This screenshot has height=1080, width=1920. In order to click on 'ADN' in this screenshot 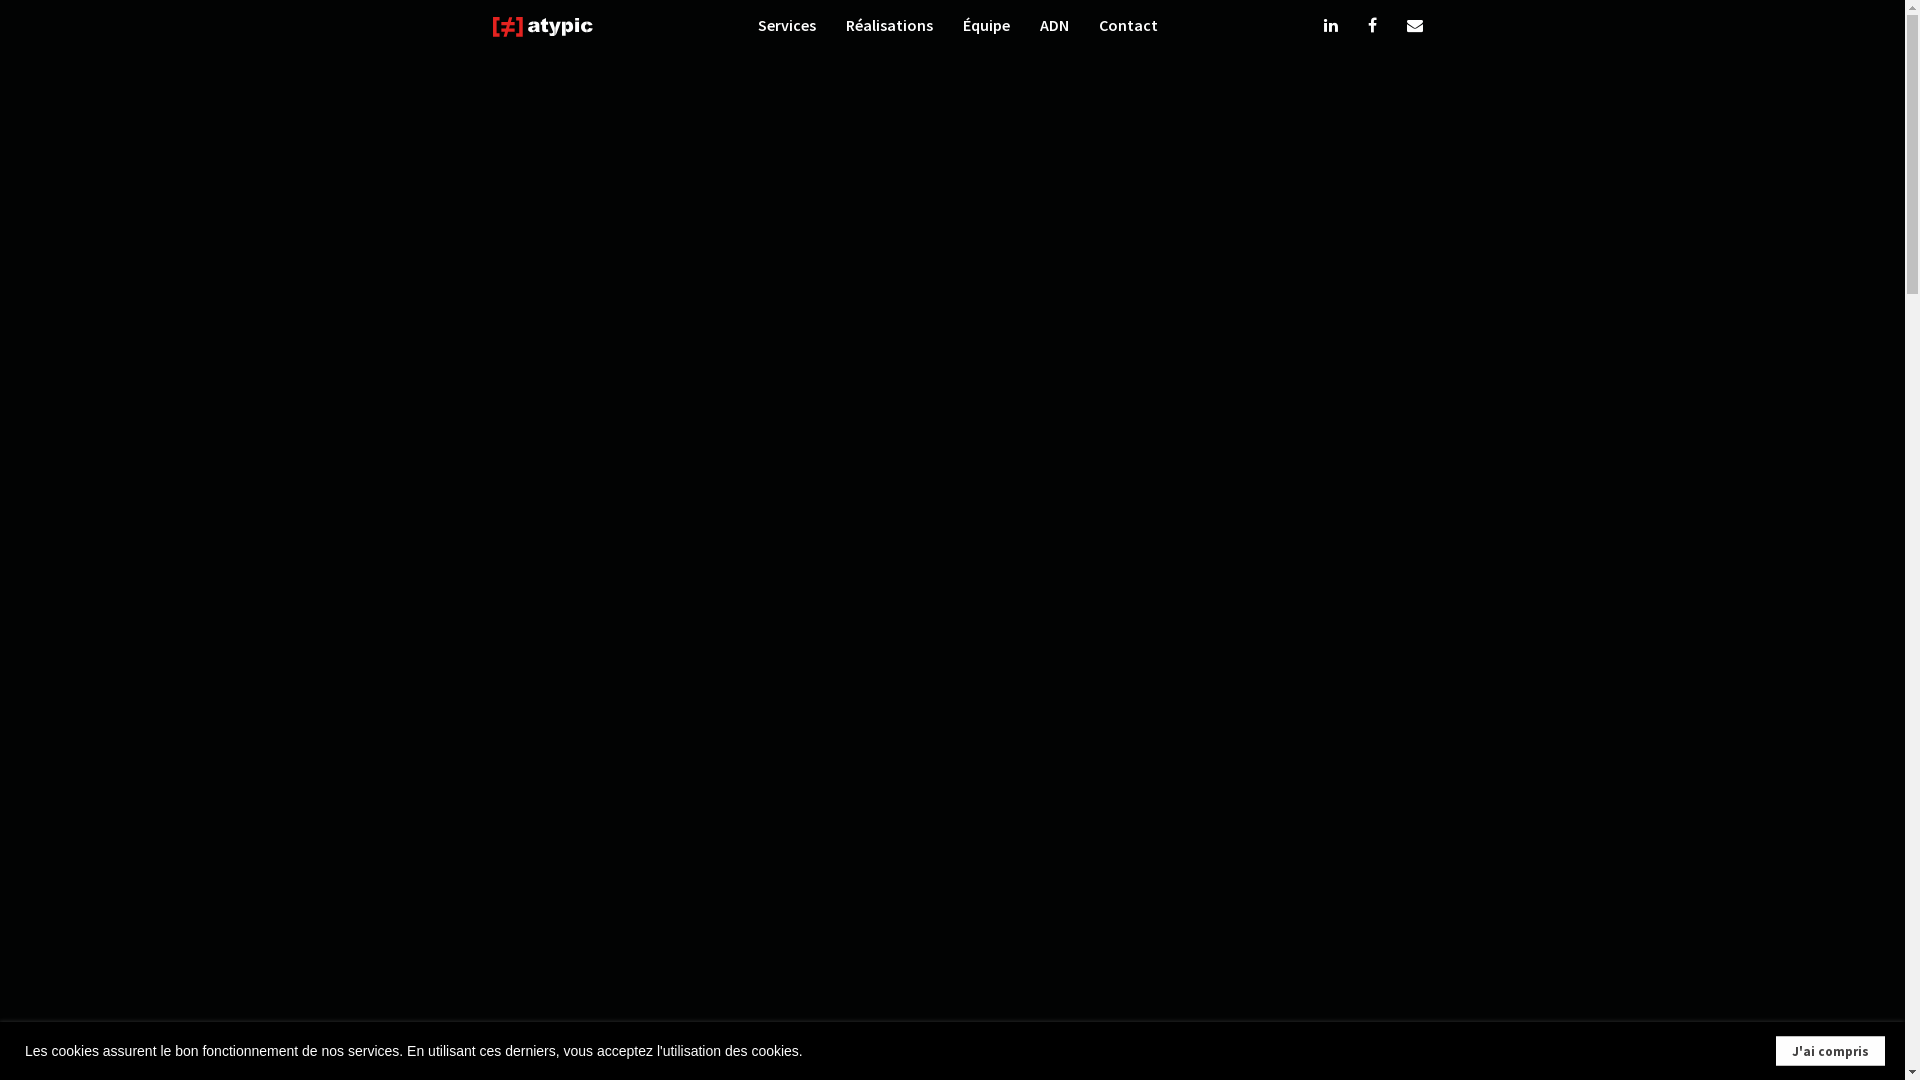, I will do `click(1053, 27)`.